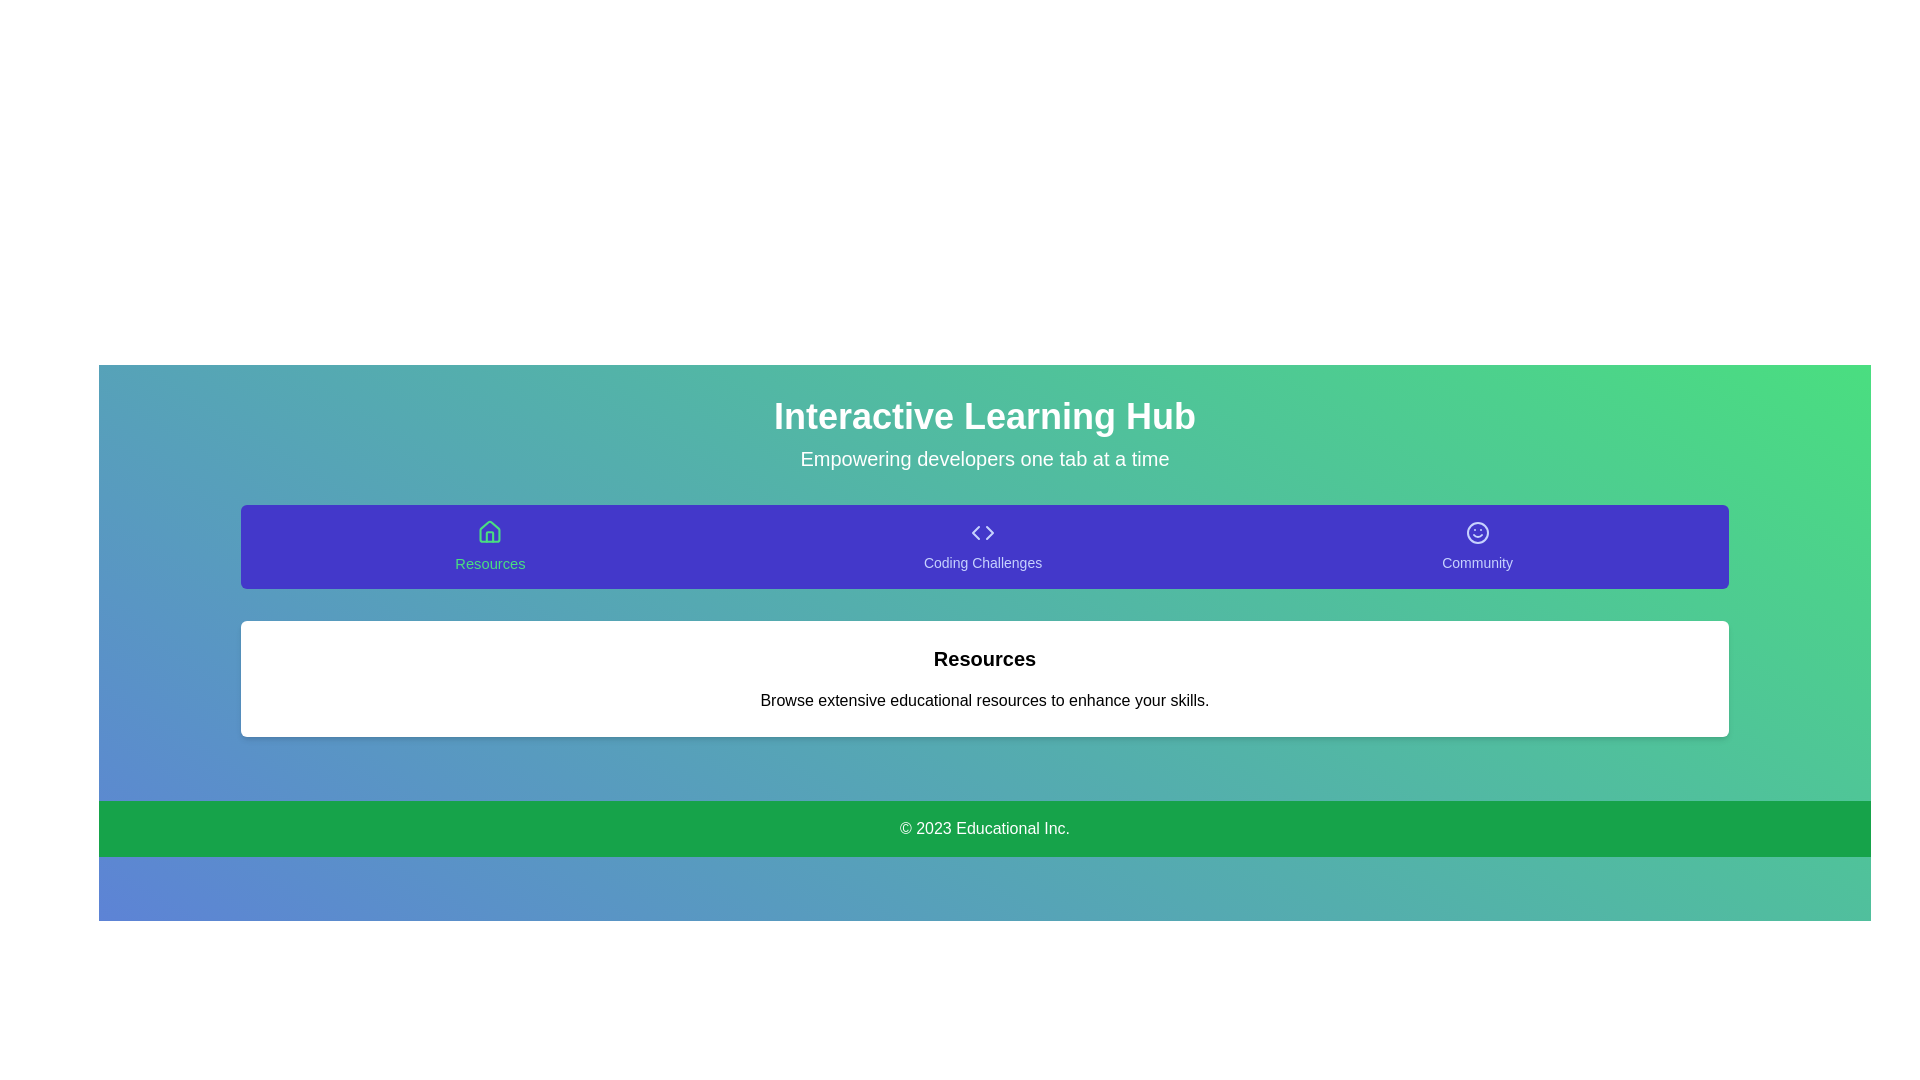 This screenshot has width=1920, height=1080. What do you see at coordinates (1477, 547) in the screenshot?
I see `the tab labeled Community` at bounding box center [1477, 547].